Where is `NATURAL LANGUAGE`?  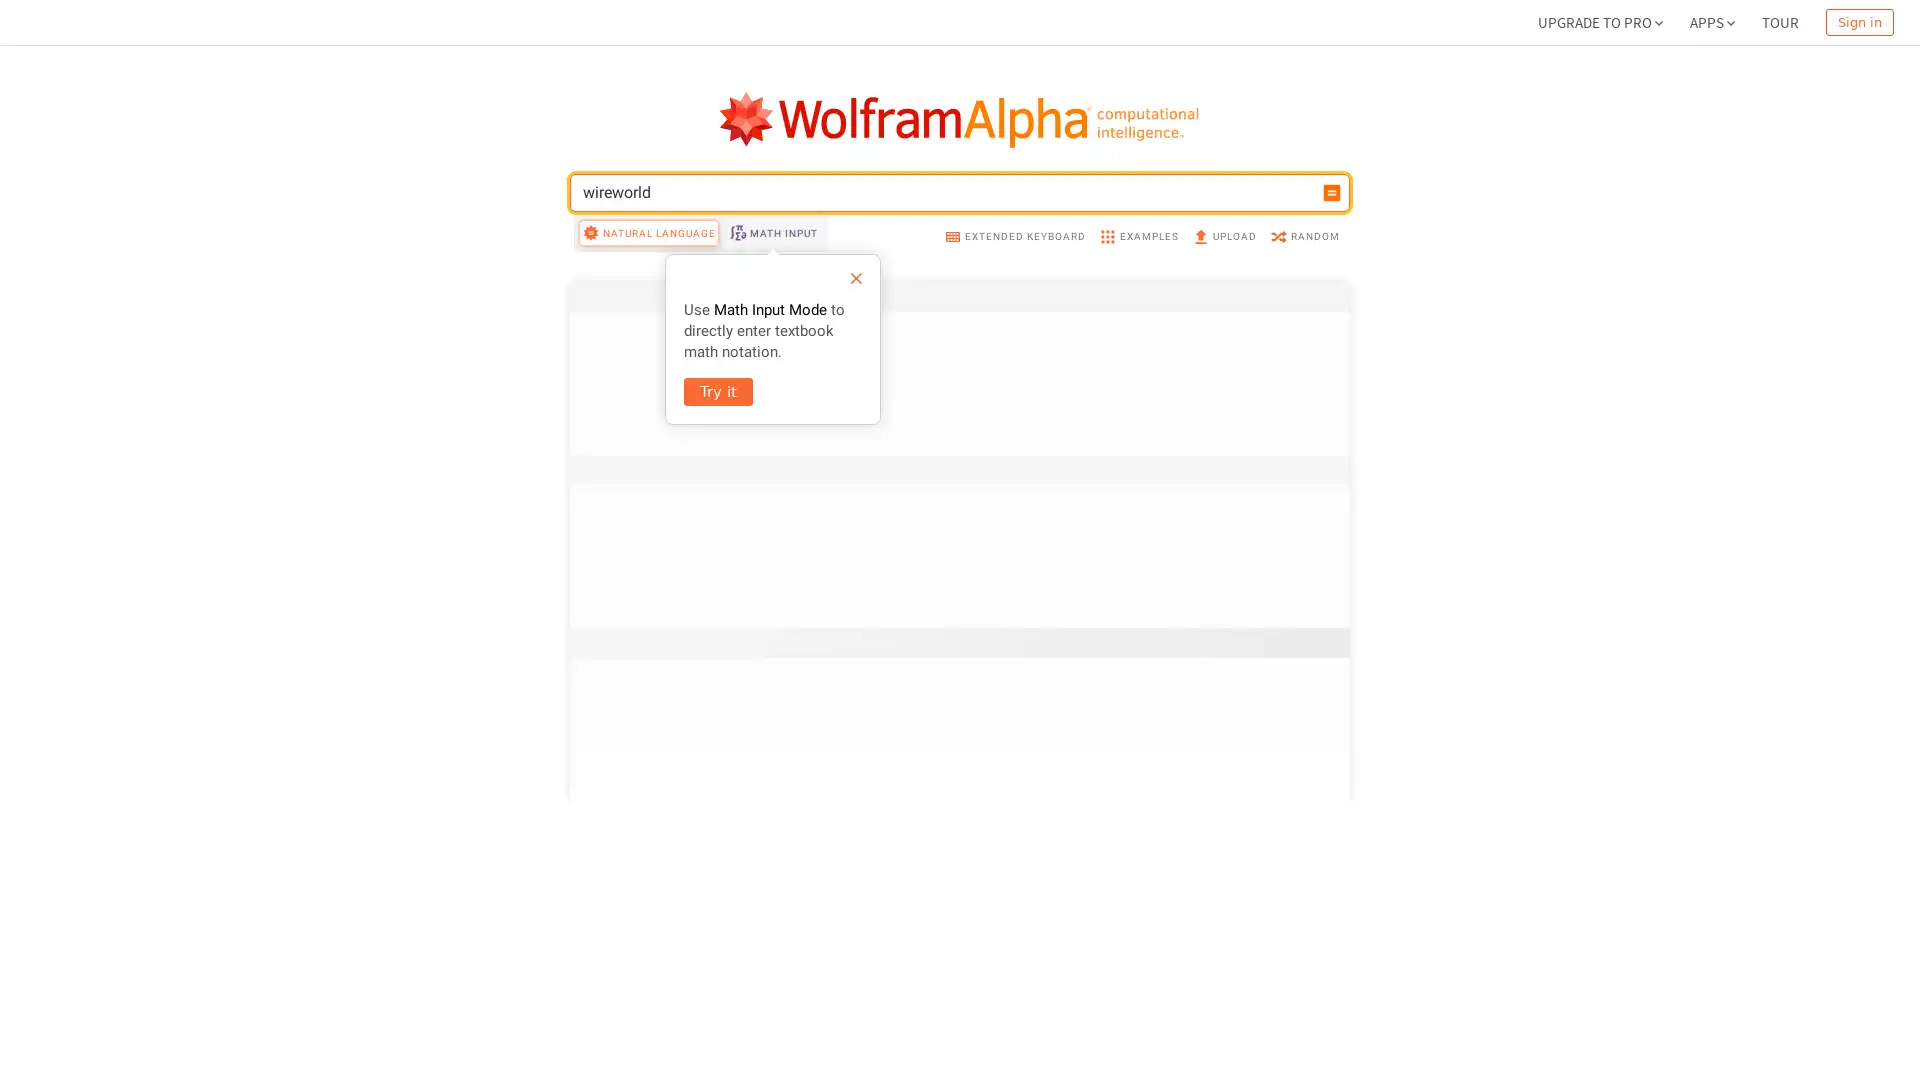 NATURAL LANGUAGE is located at coordinates (648, 402).